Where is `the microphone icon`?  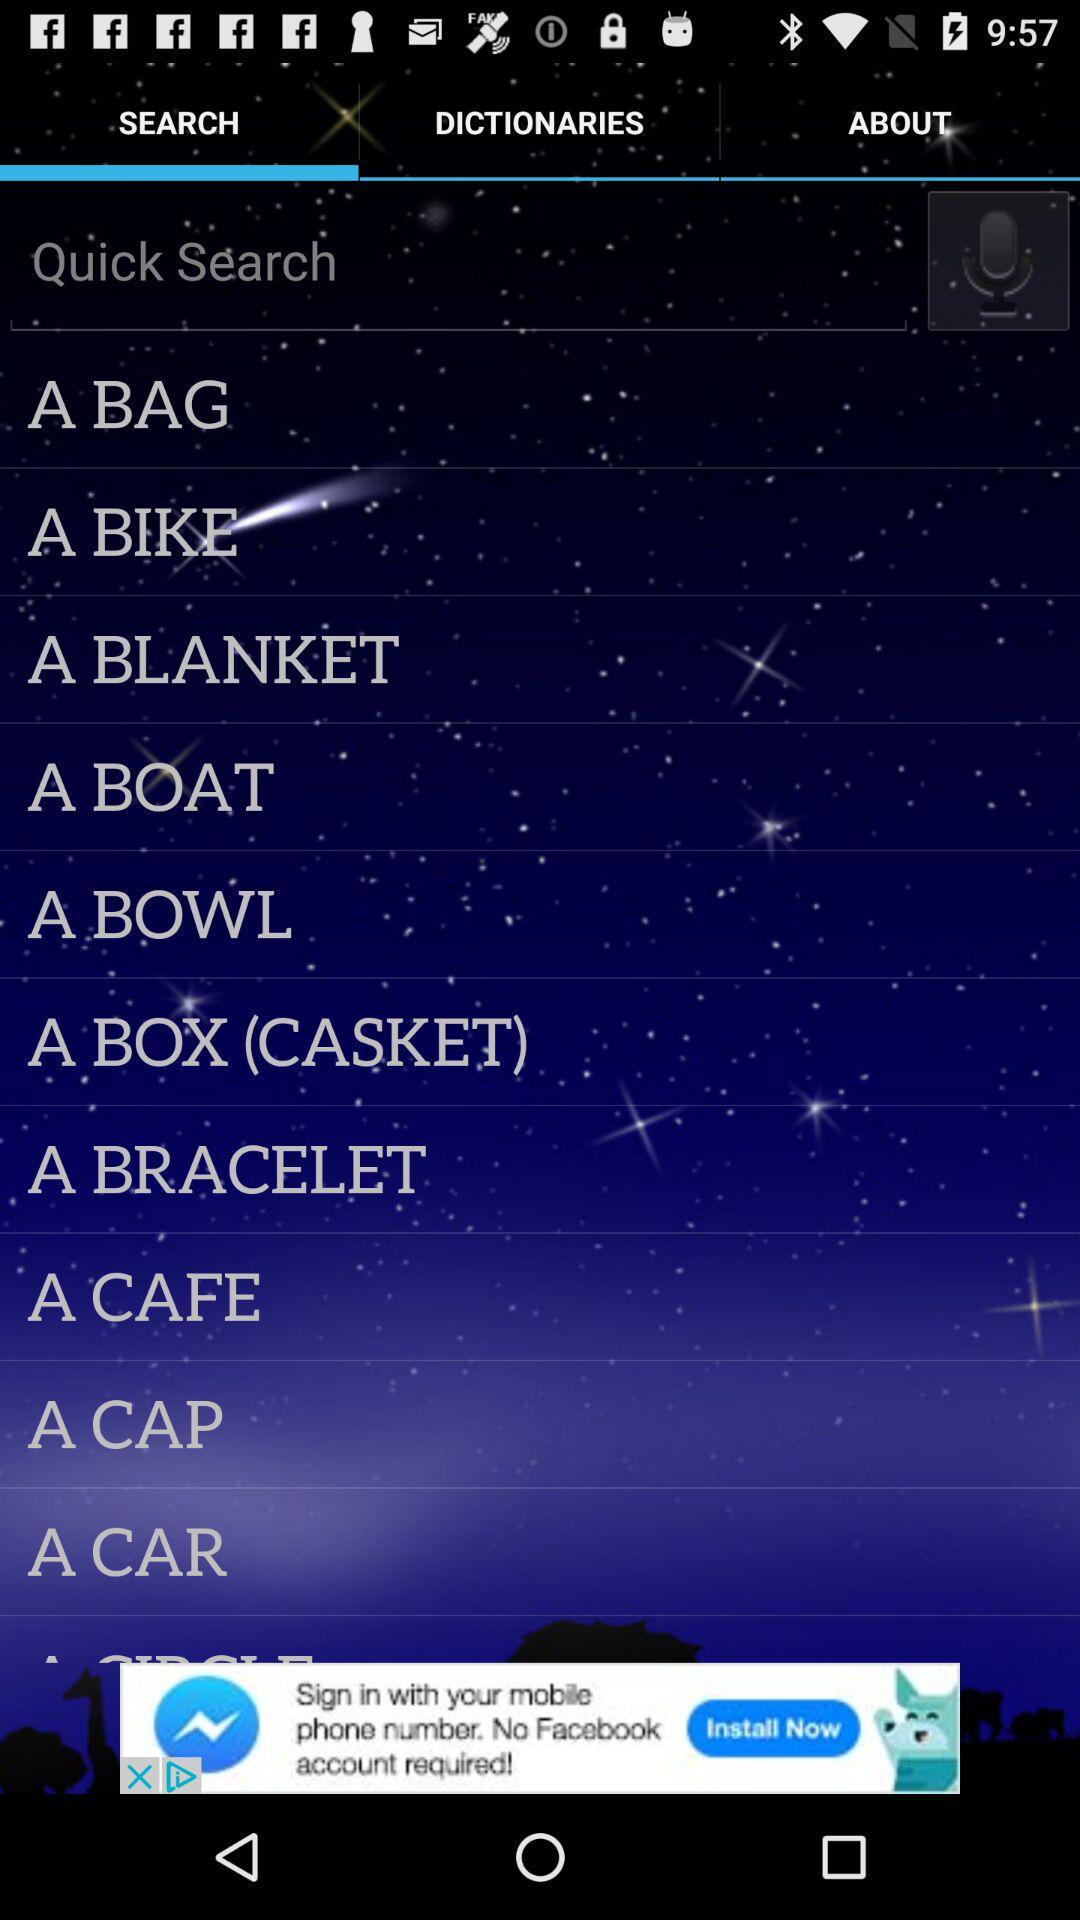
the microphone icon is located at coordinates (998, 278).